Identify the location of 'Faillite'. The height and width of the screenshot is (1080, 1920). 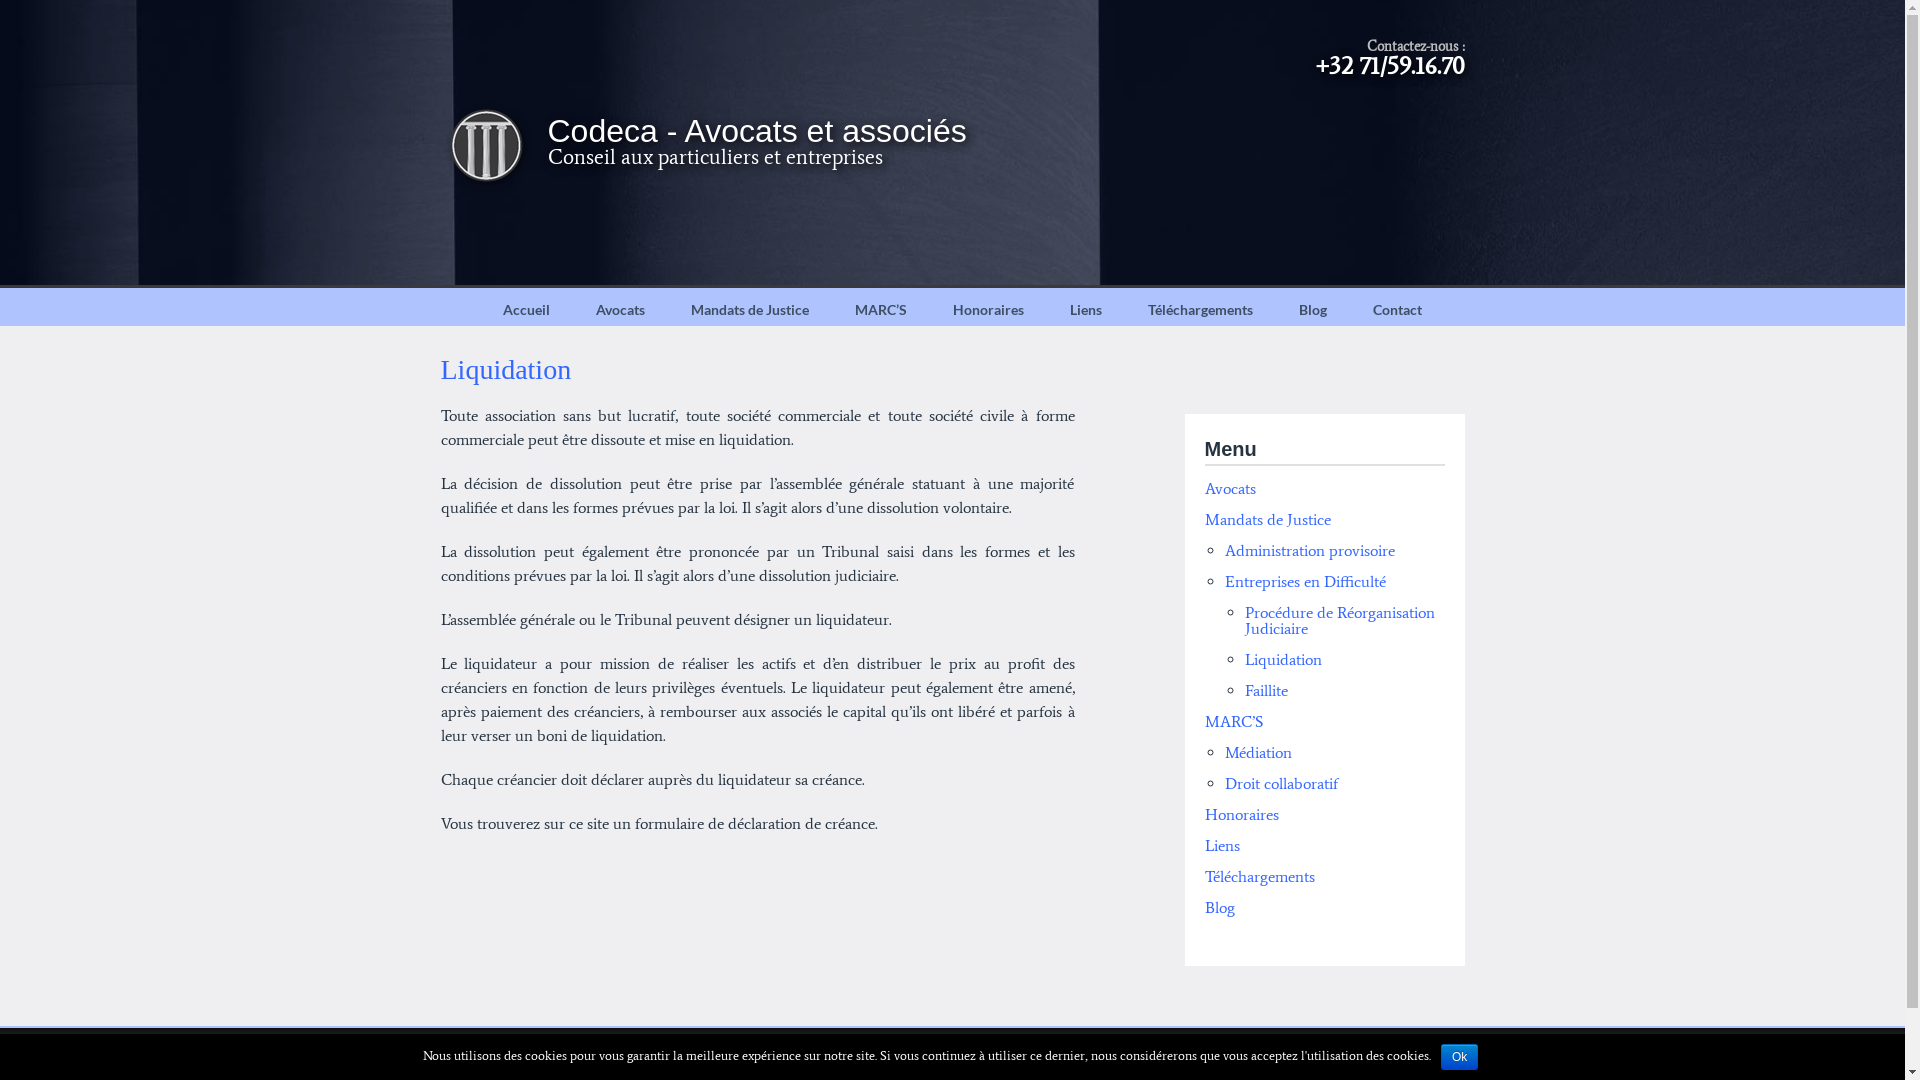
(1264, 689).